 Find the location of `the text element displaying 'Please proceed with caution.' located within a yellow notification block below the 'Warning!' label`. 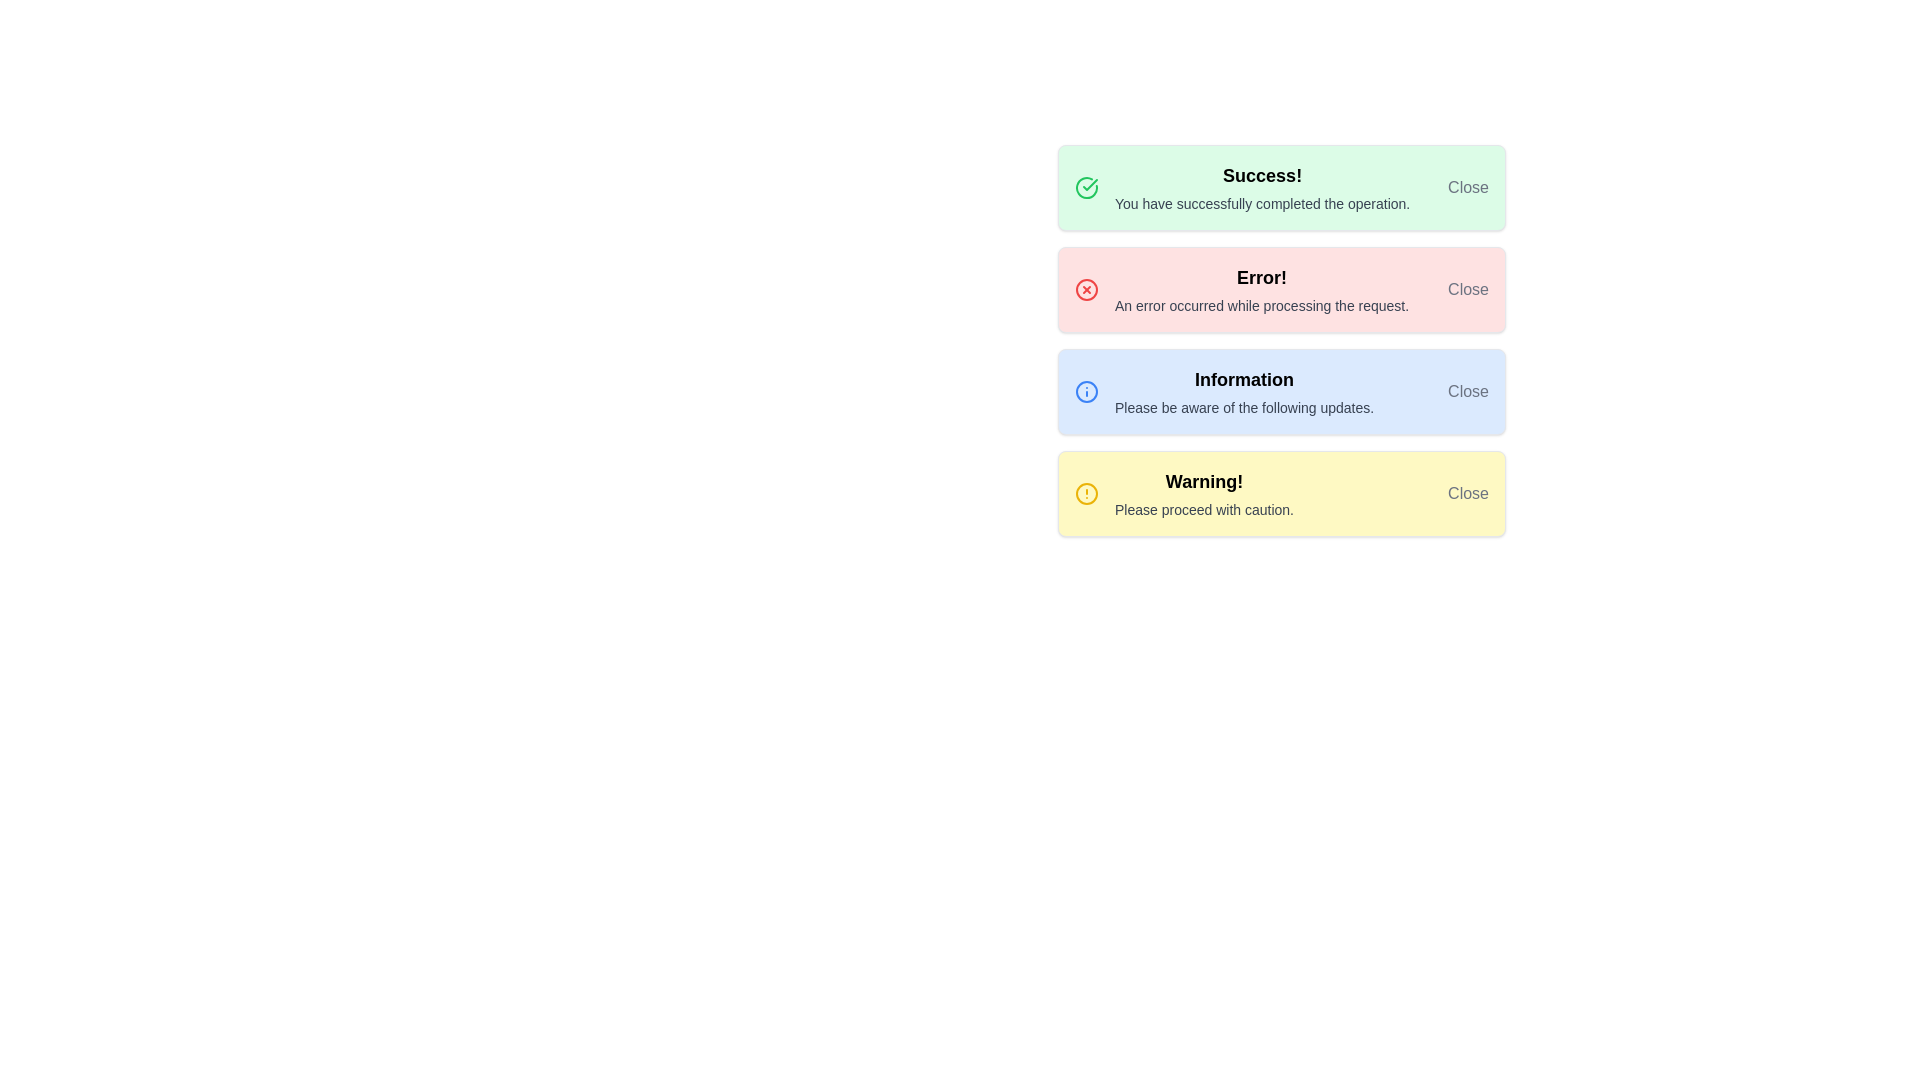

the text element displaying 'Please proceed with caution.' located within a yellow notification block below the 'Warning!' label is located at coordinates (1203, 508).